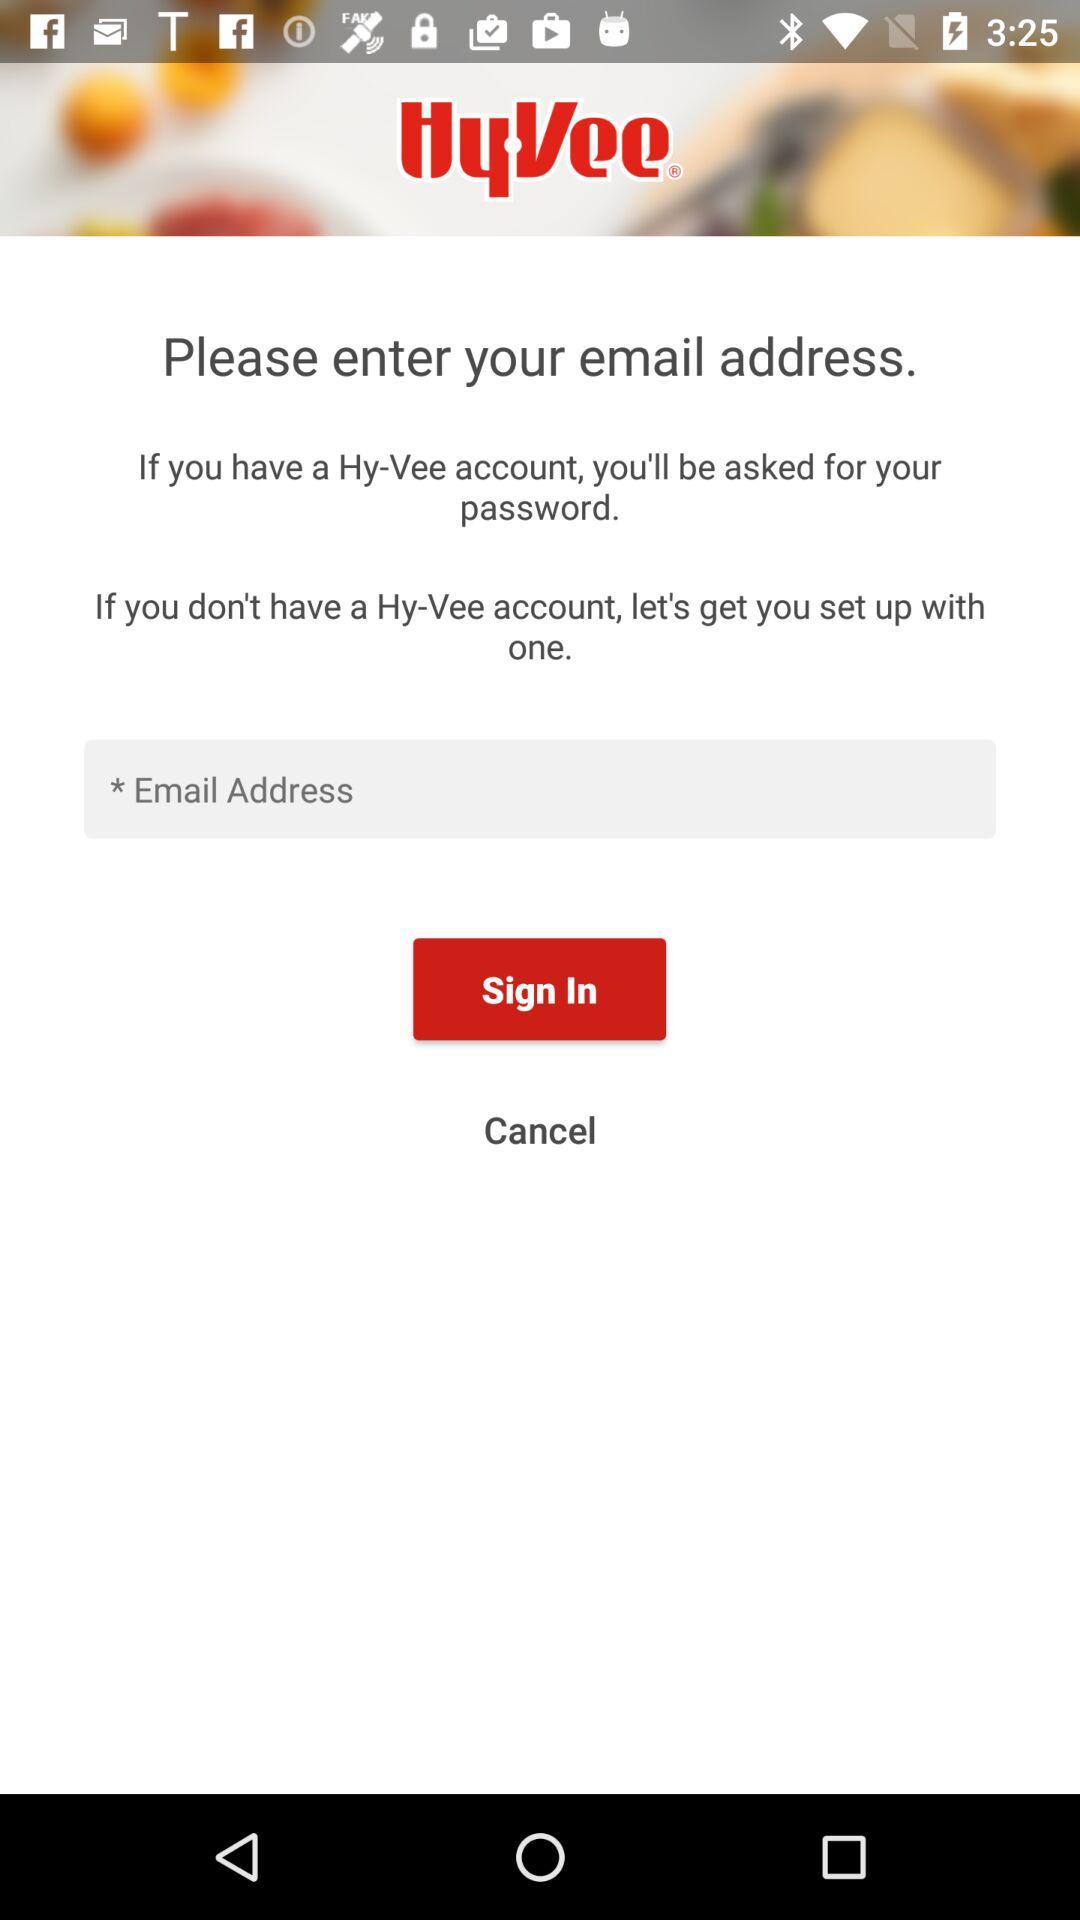 This screenshot has width=1080, height=1920. Describe the element at coordinates (540, 787) in the screenshot. I see `icon above the sign in item` at that location.